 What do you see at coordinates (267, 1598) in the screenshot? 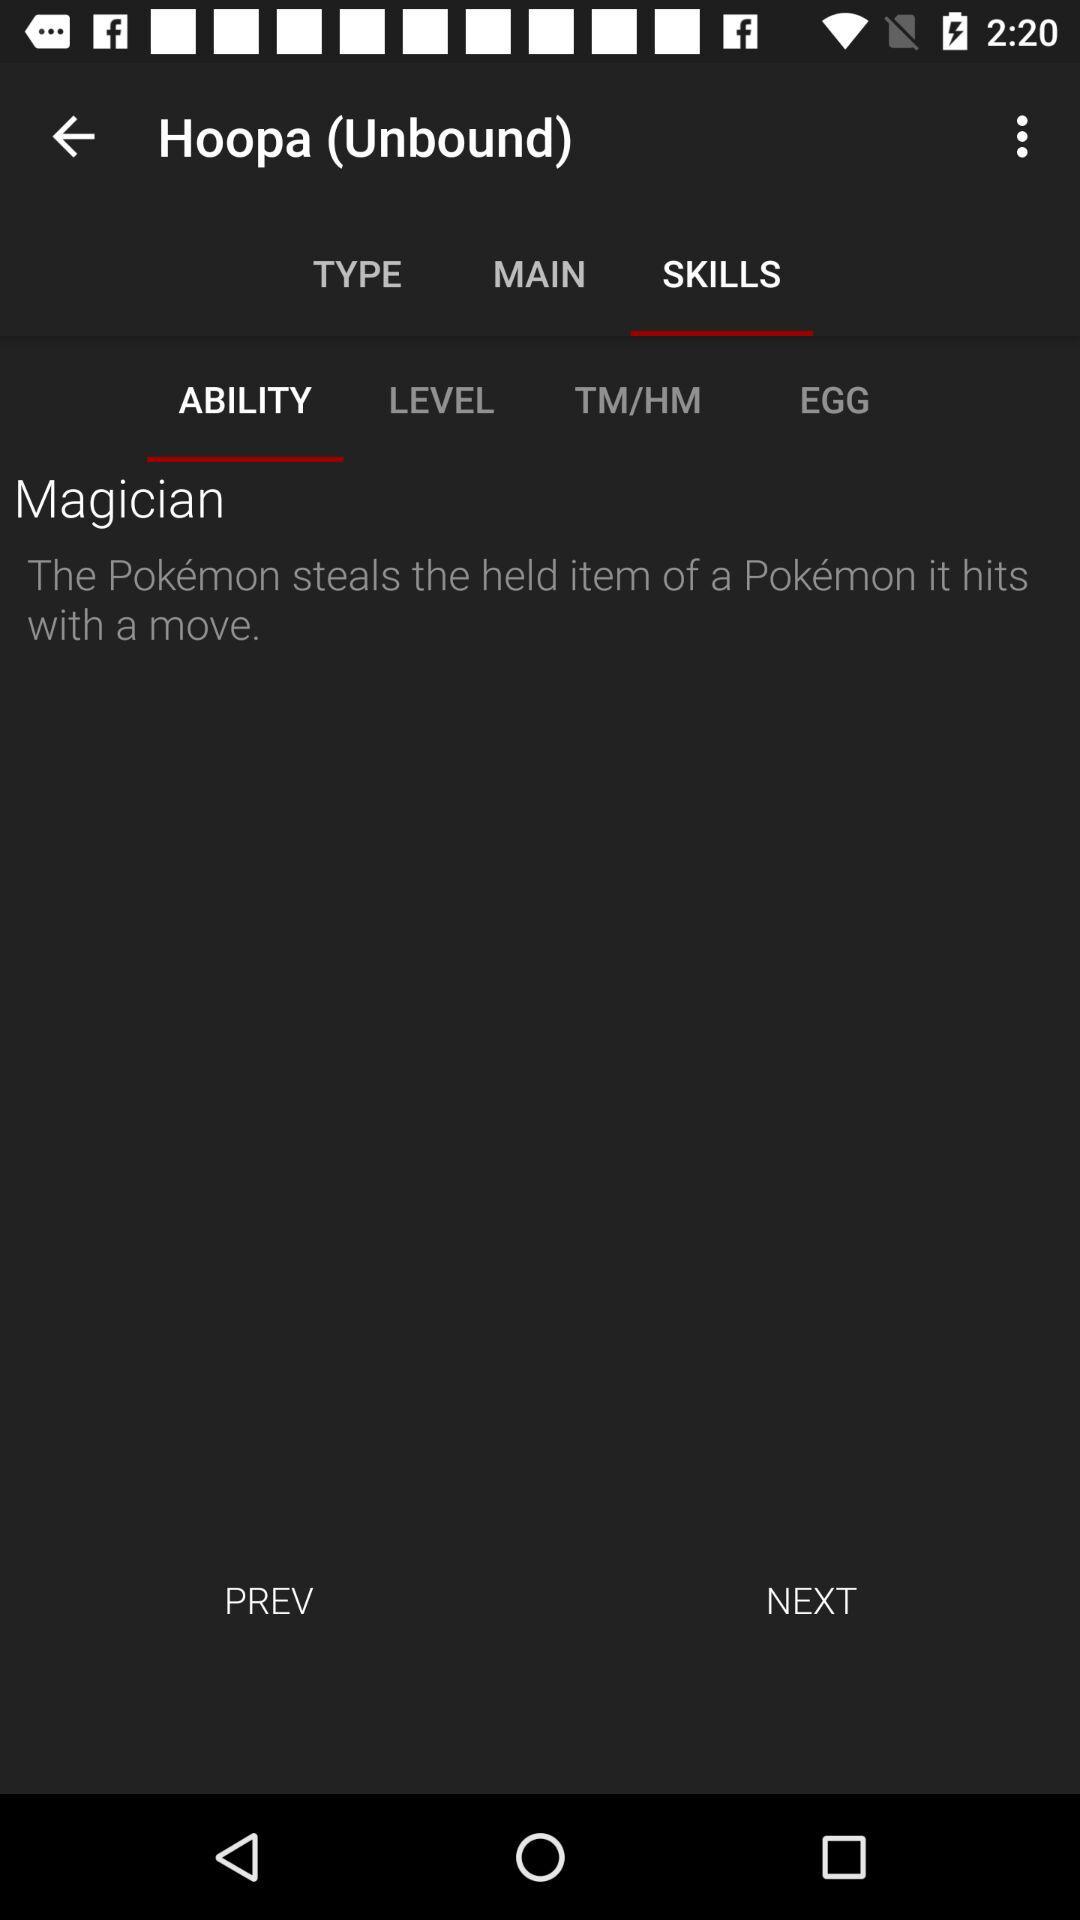
I see `prev` at bounding box center [267, 1598].